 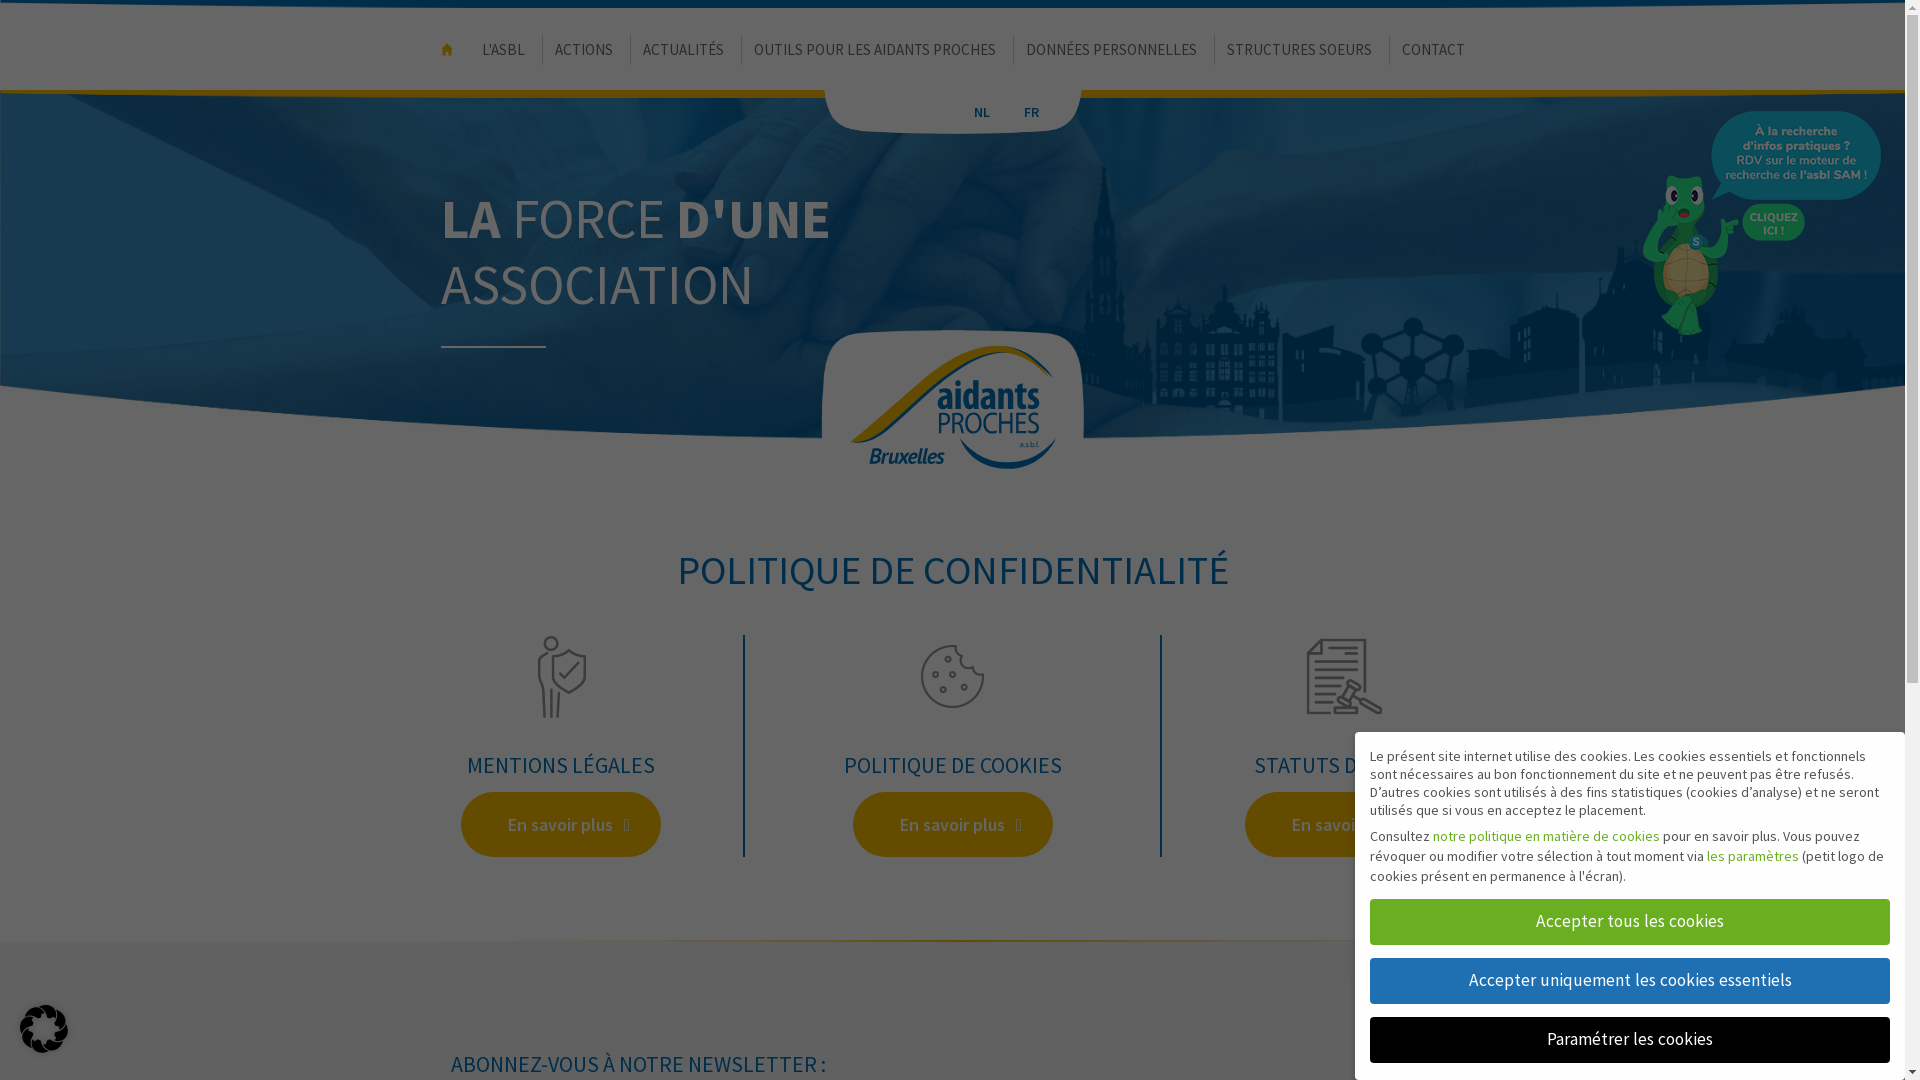 What do you see at coordinates (1031, 112) in the screenshot?
I see `'FR'` at bounding box center [1031, 112].